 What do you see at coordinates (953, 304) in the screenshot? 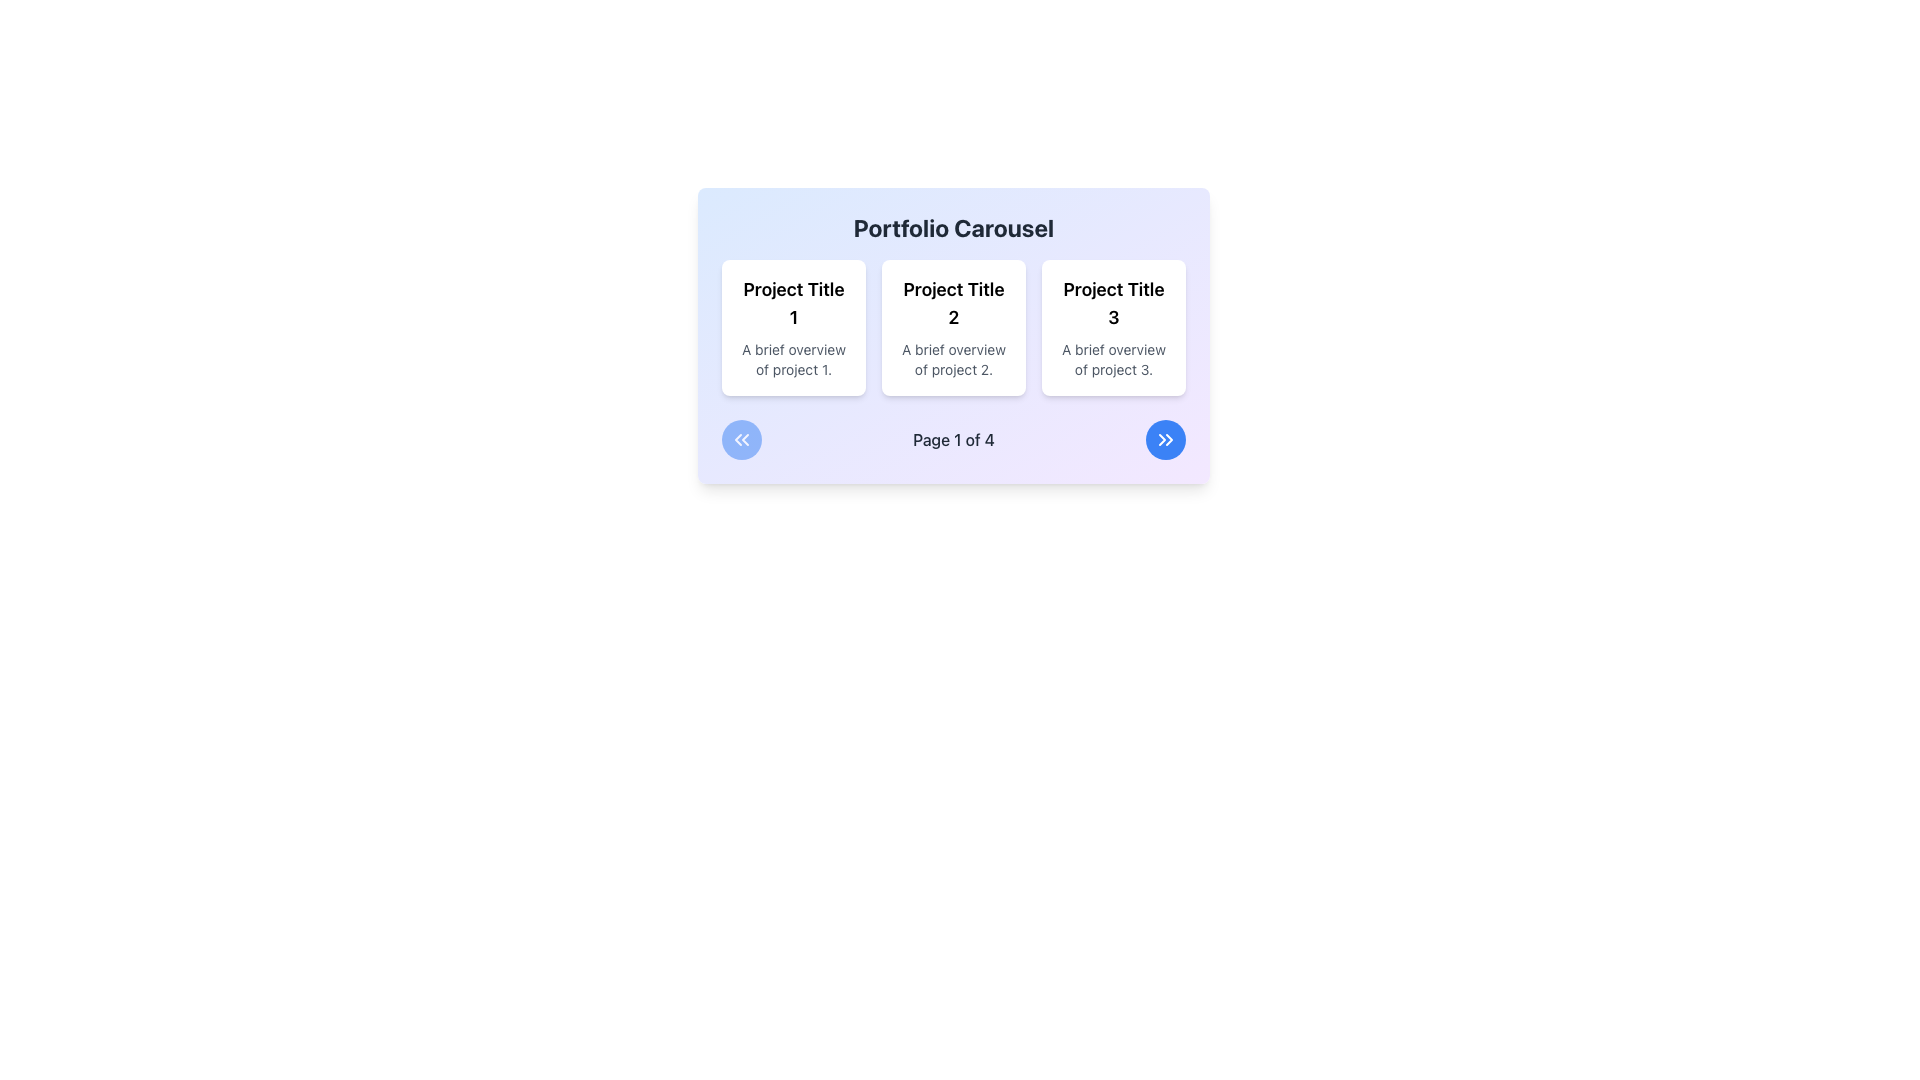
I see `the static text element displaying 'Project Title 2', which is styled as a prominent heading at the top center of a card` at bounding box center [953, 304].